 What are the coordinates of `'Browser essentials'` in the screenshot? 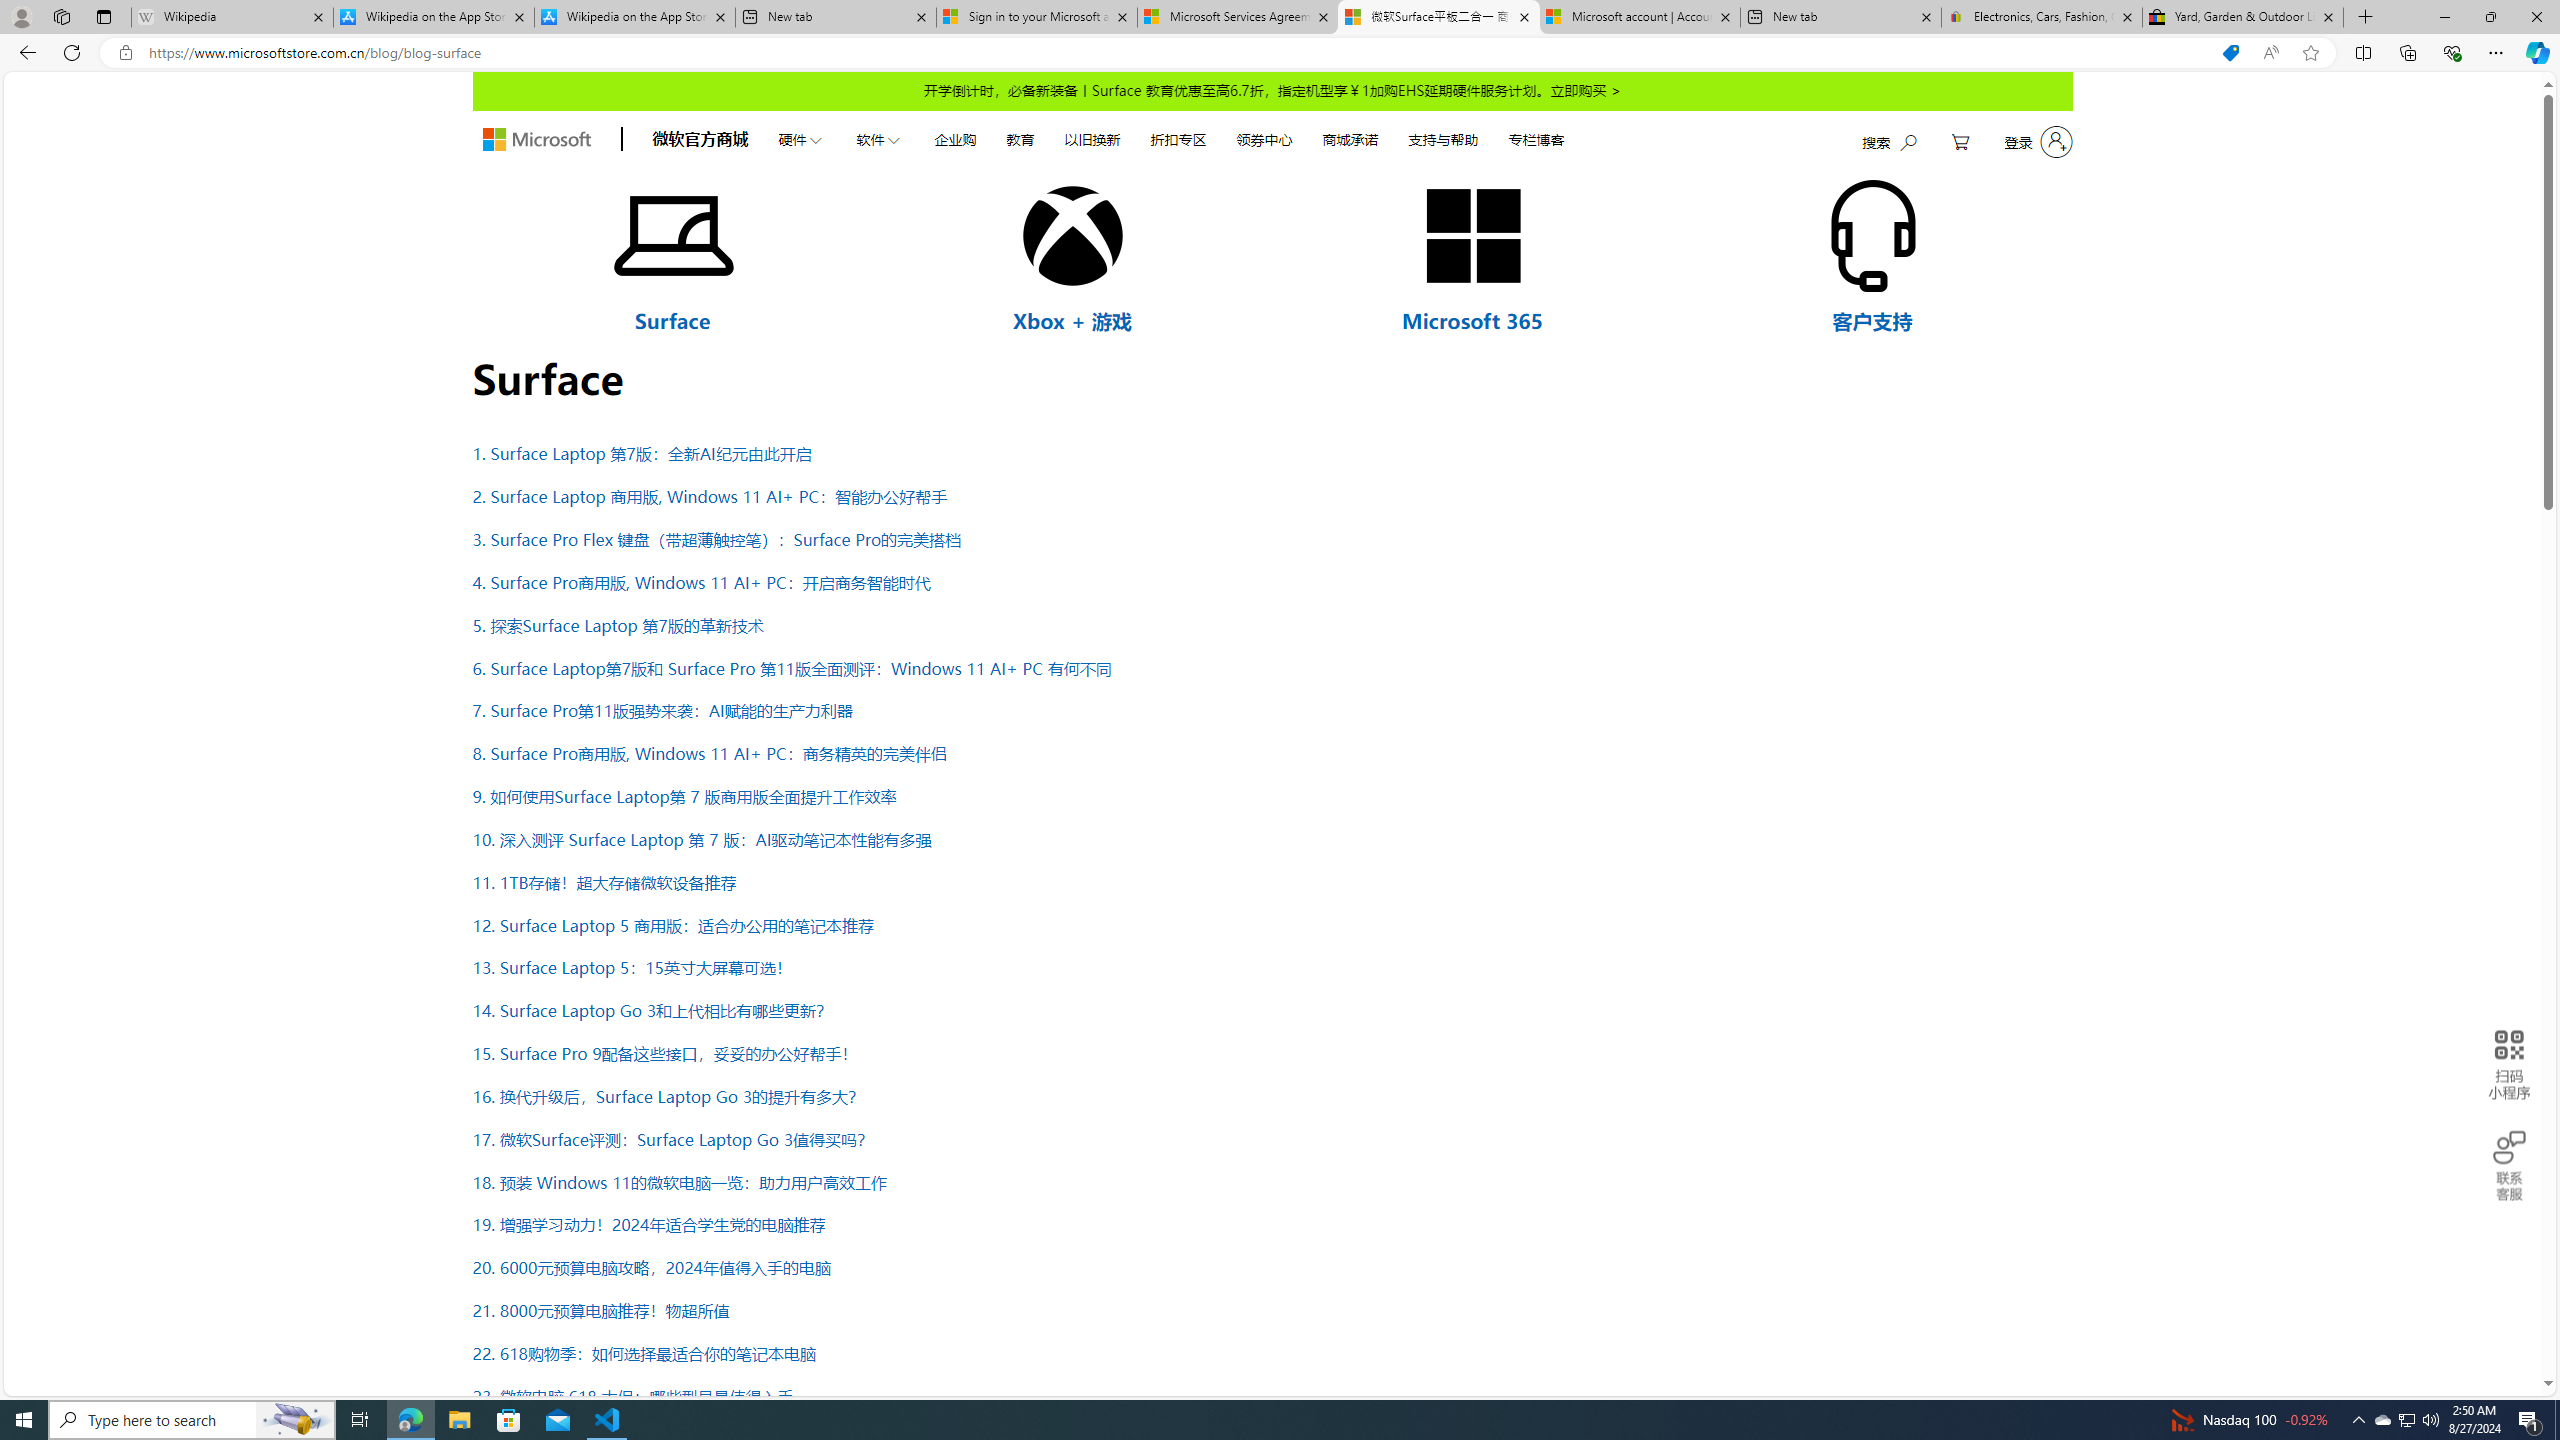 It's located at (2451, 51).